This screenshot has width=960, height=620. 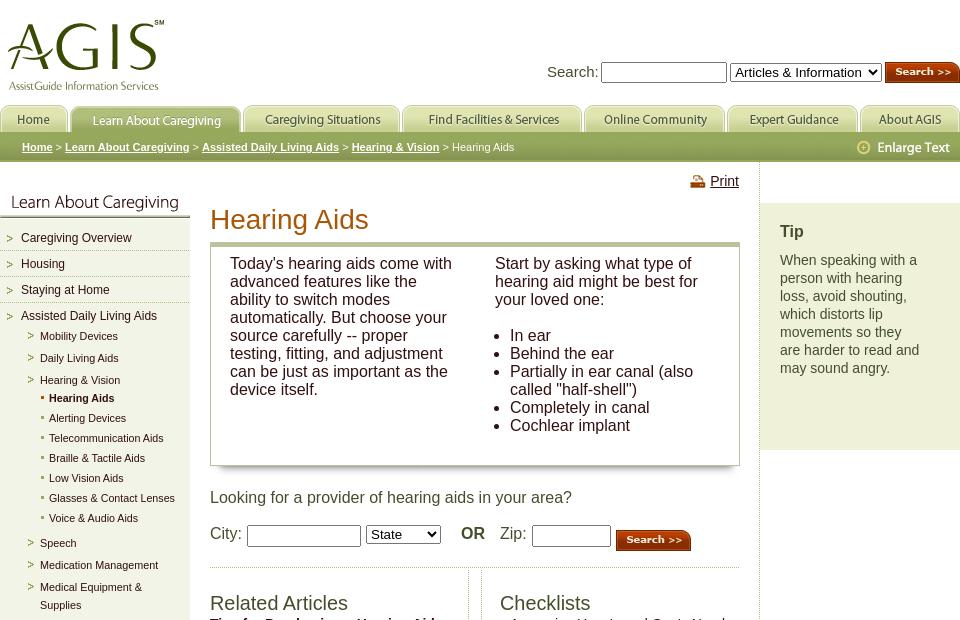 I want to click on 'Medical Equipment & Supplies', so click(x=91, y=596).